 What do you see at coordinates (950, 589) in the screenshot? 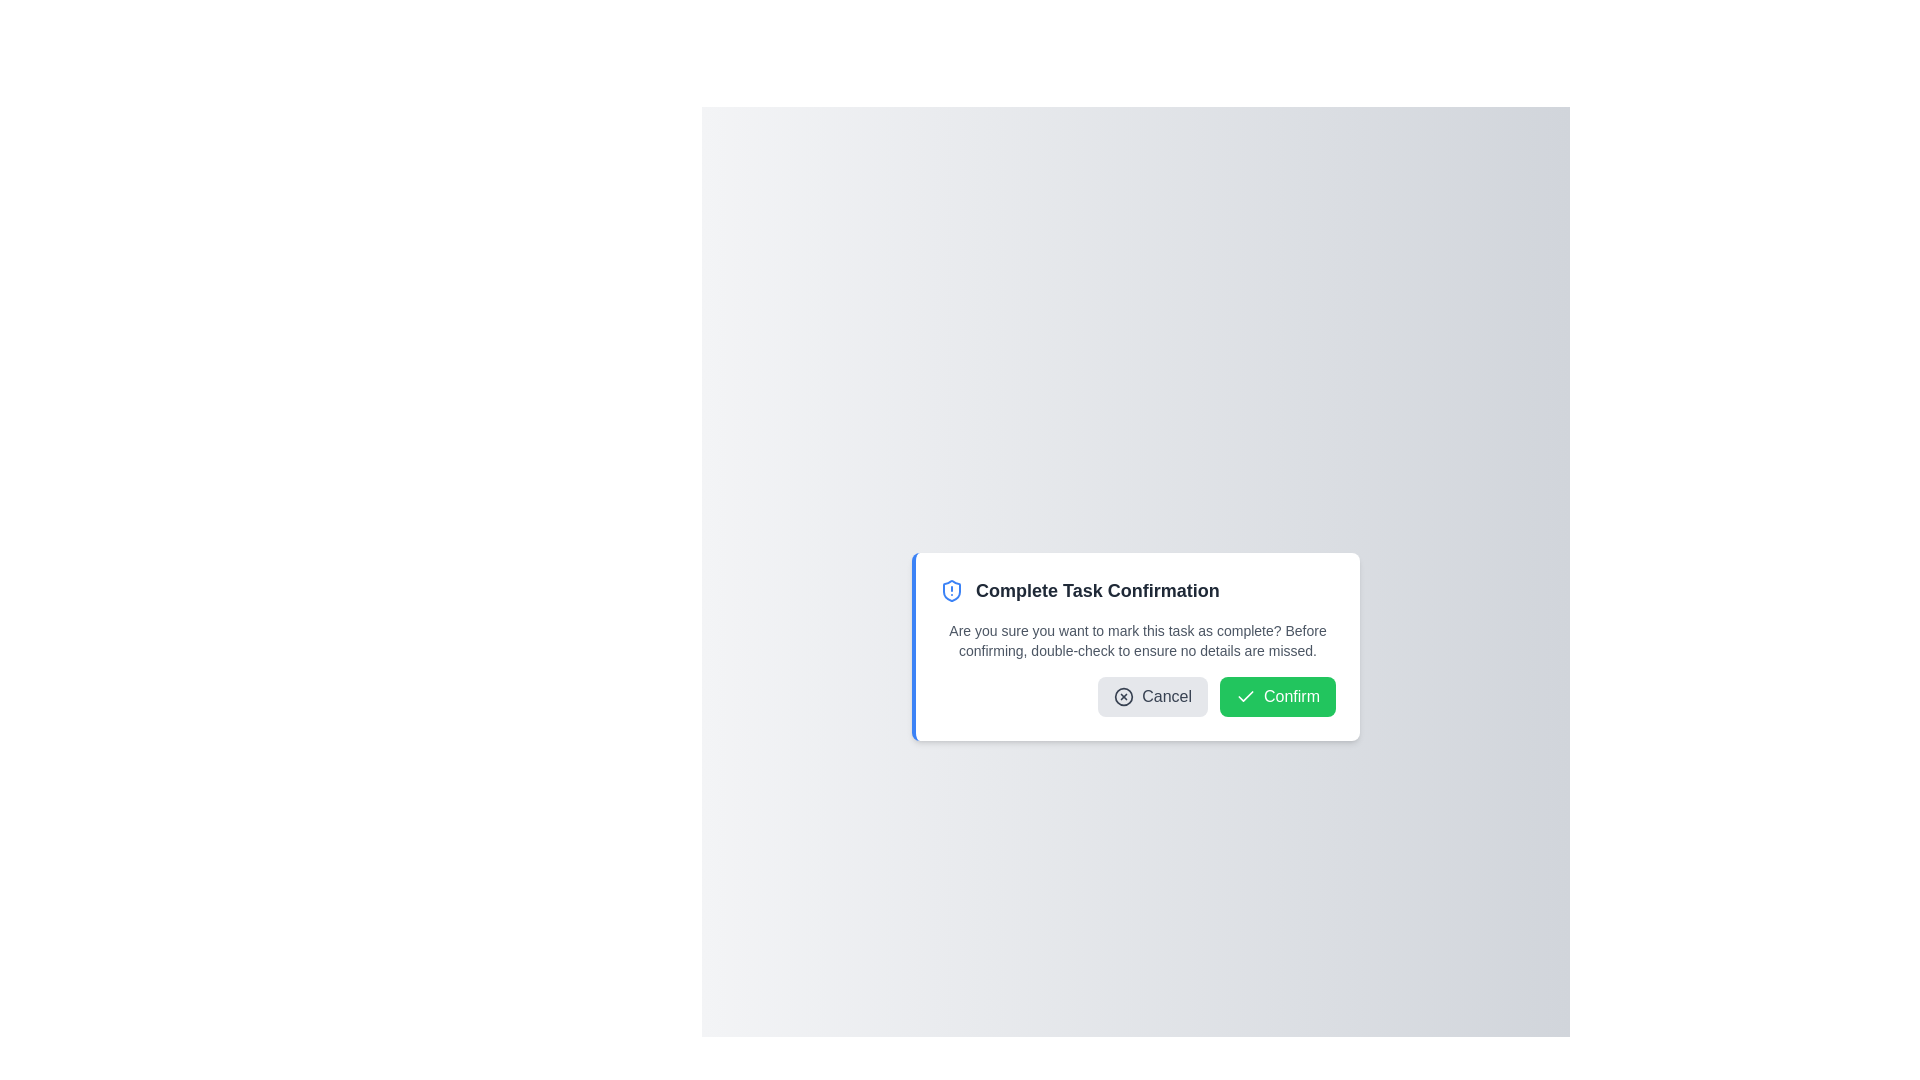
I see `the primary body of the shield icon, which serves as a decorative graphic indicating an alert within the top-left section of the confirmation modal` at bounding box center [950, 589].